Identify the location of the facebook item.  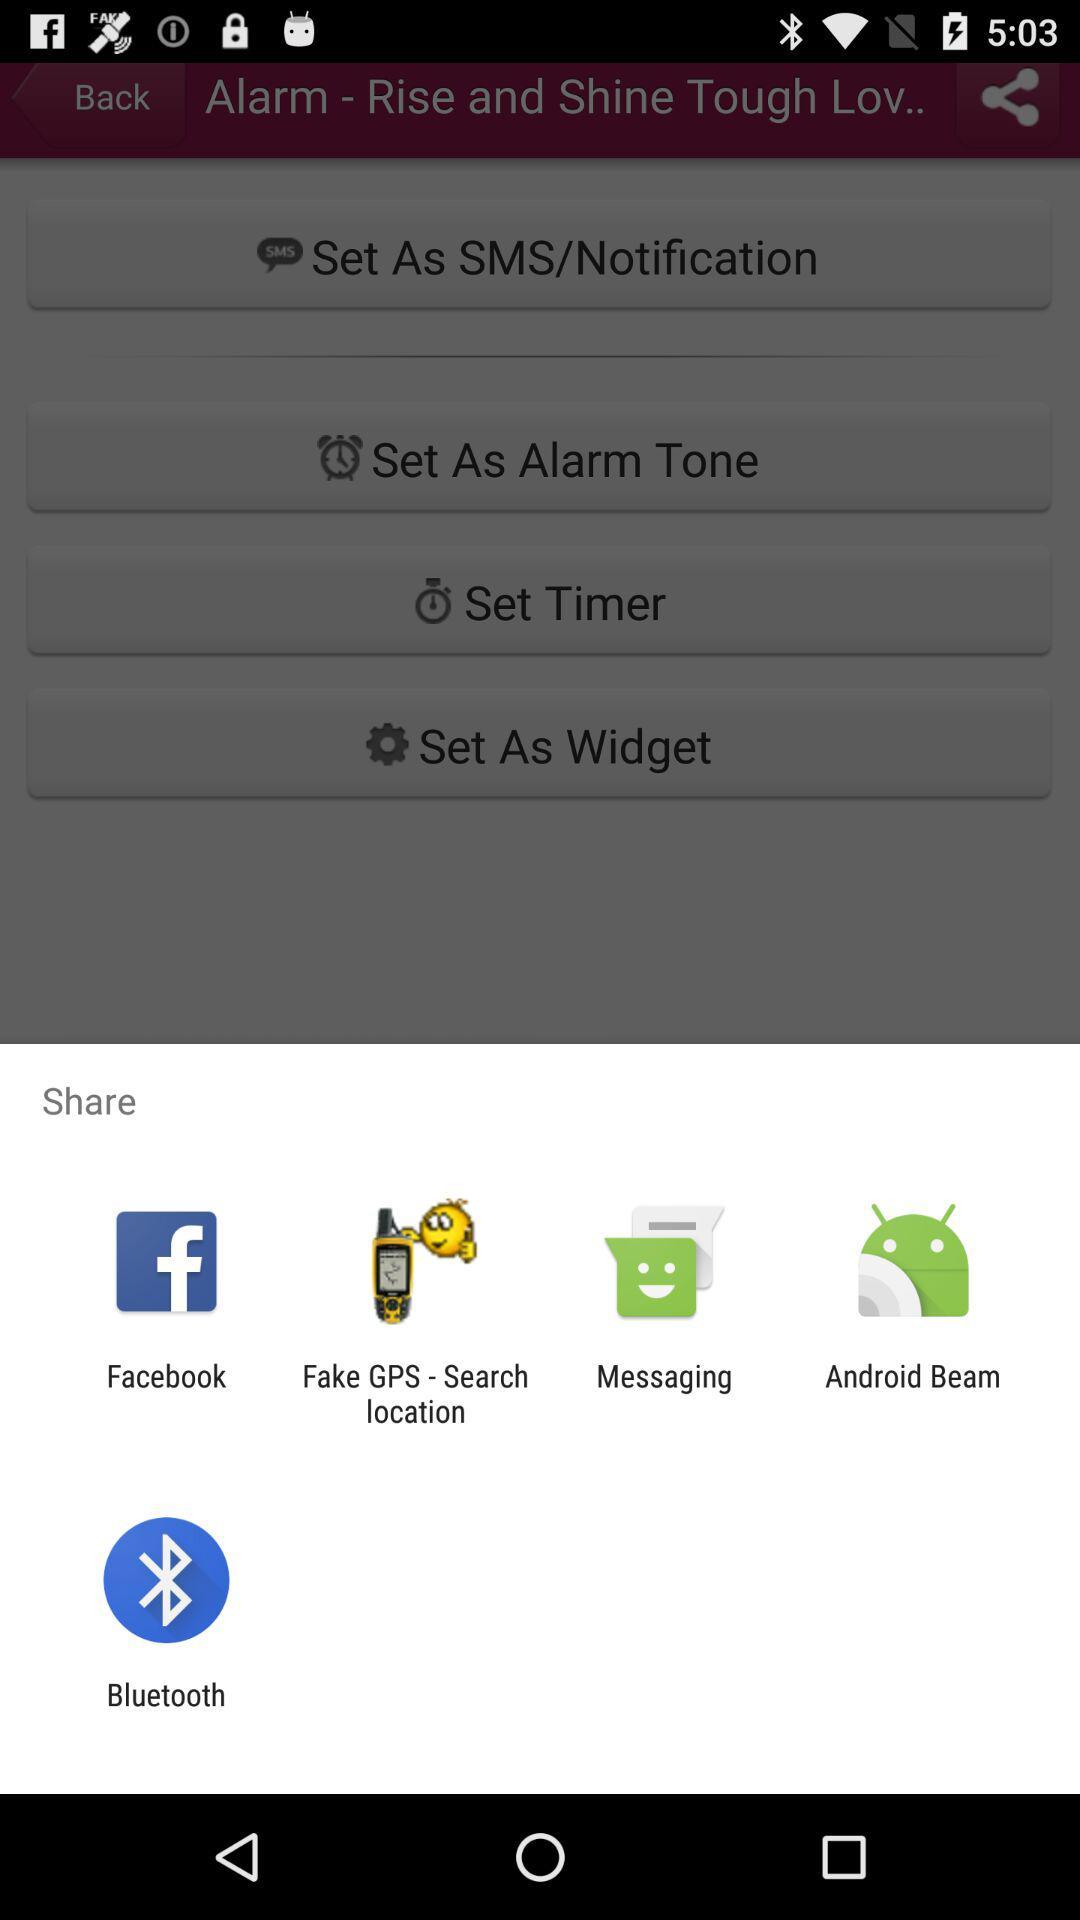
(165, 1392).